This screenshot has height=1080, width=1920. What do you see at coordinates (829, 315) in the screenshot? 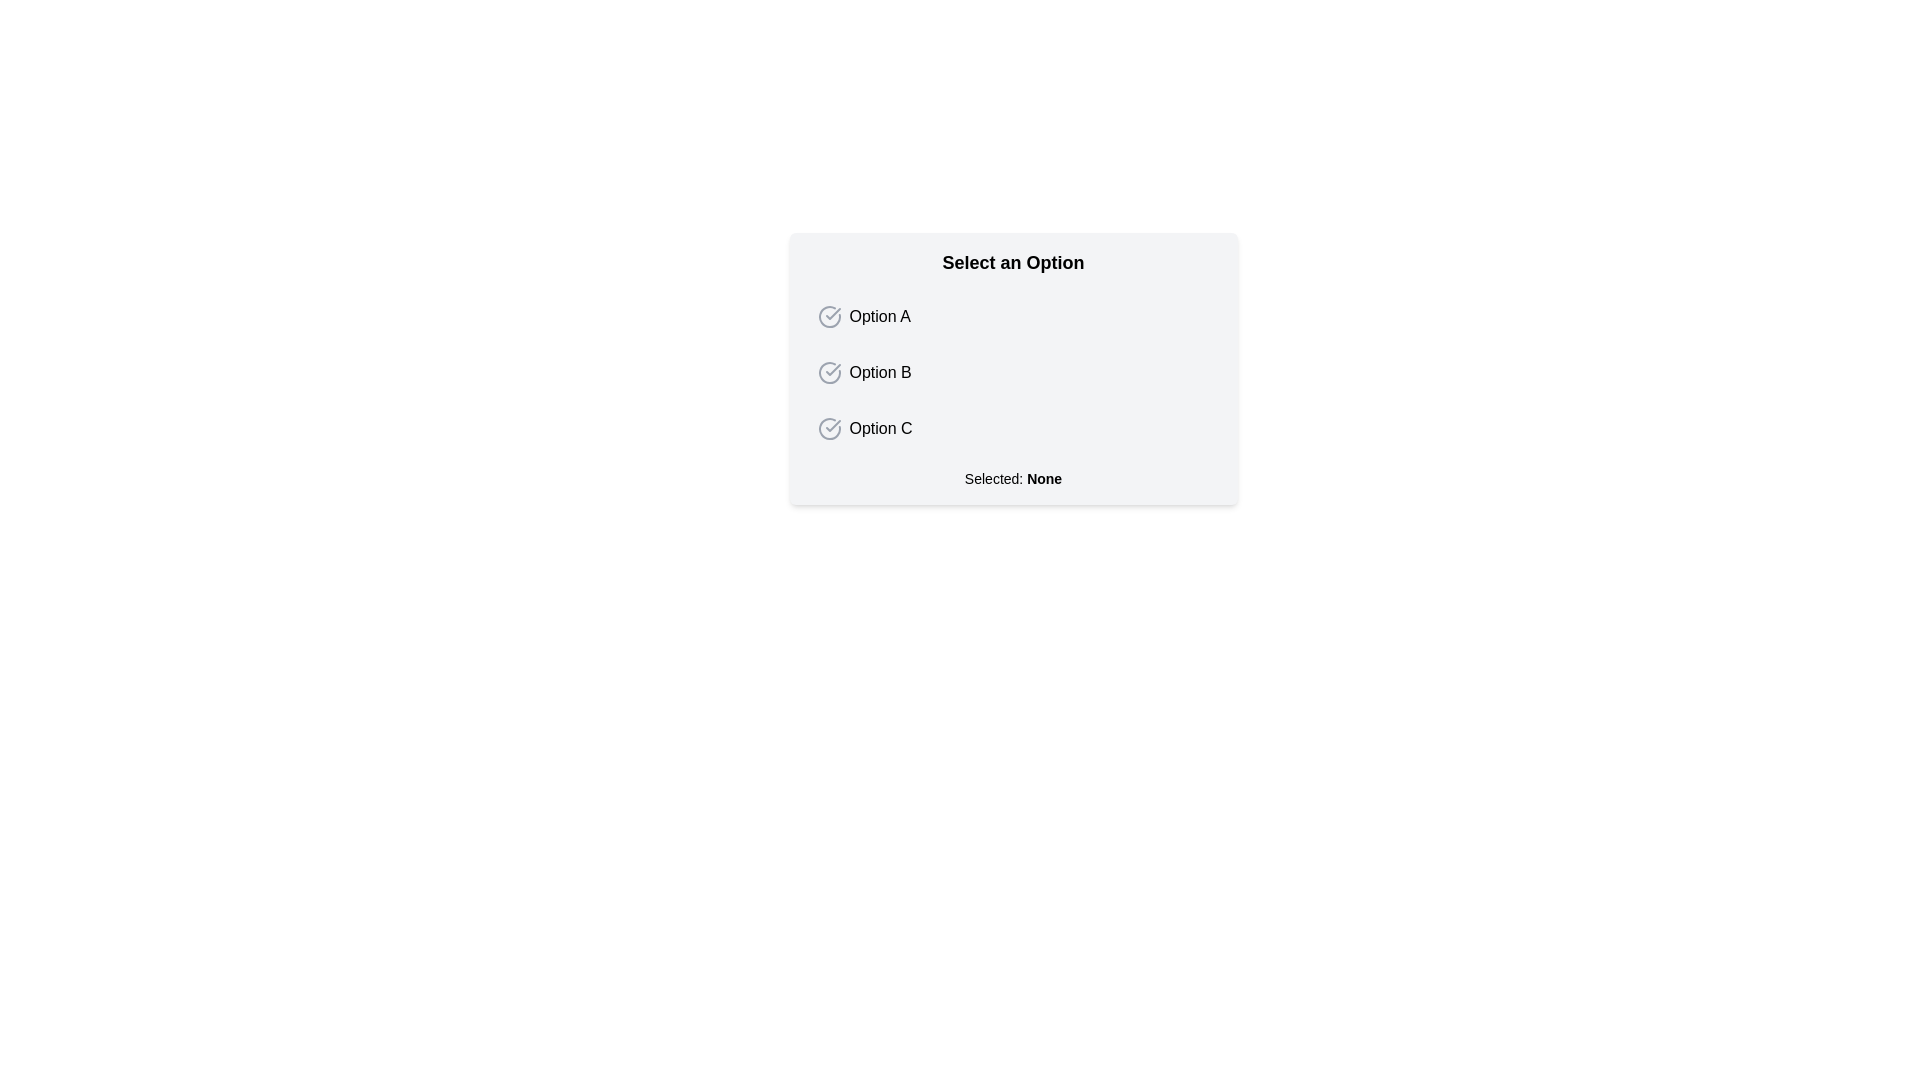
I see `the circular gray icon with a checkmark that indicates the current selection, located to the left of the text 'Option A'` at bounding box center [829, 315].